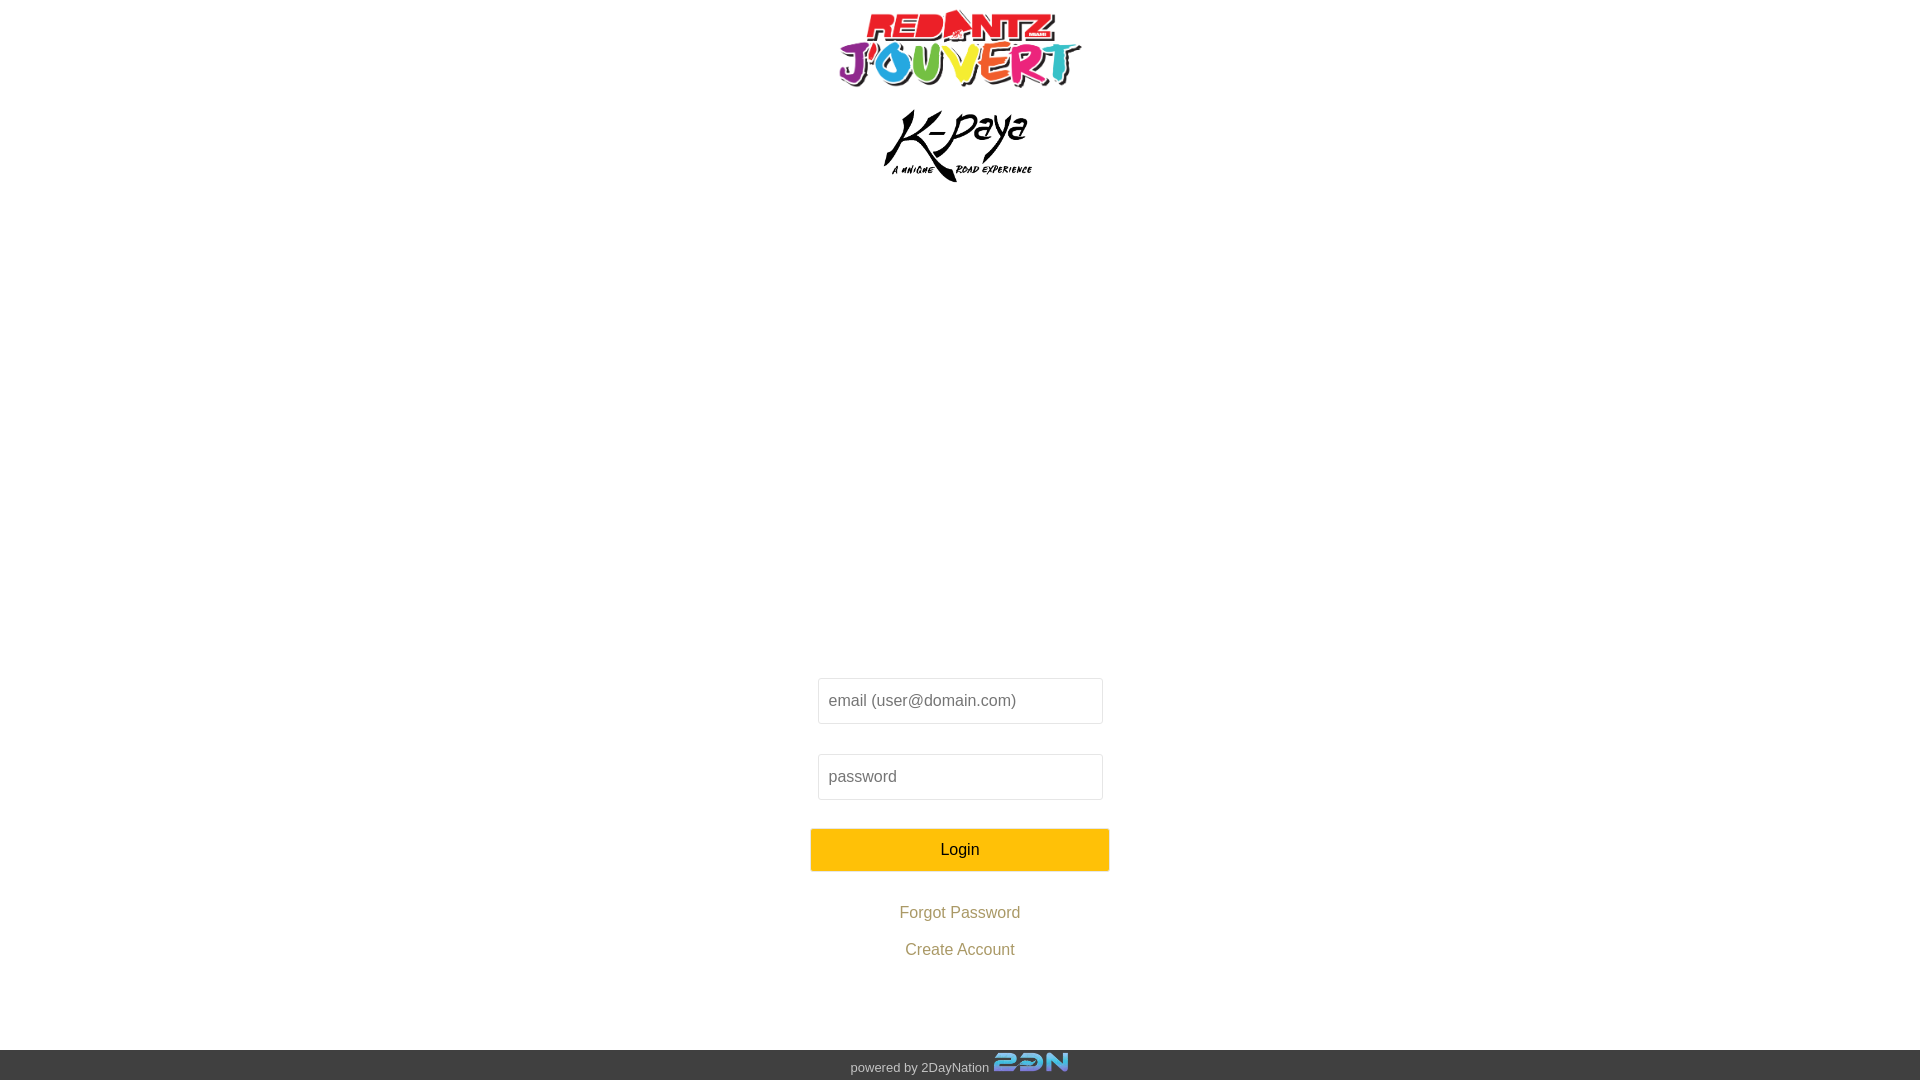 The width and height of the screenshot is (1920, 1080). What do you see at coordinates (960, 912) in the screenshot?
I see `'Forgot Password'` at bounding box center [960, 912].